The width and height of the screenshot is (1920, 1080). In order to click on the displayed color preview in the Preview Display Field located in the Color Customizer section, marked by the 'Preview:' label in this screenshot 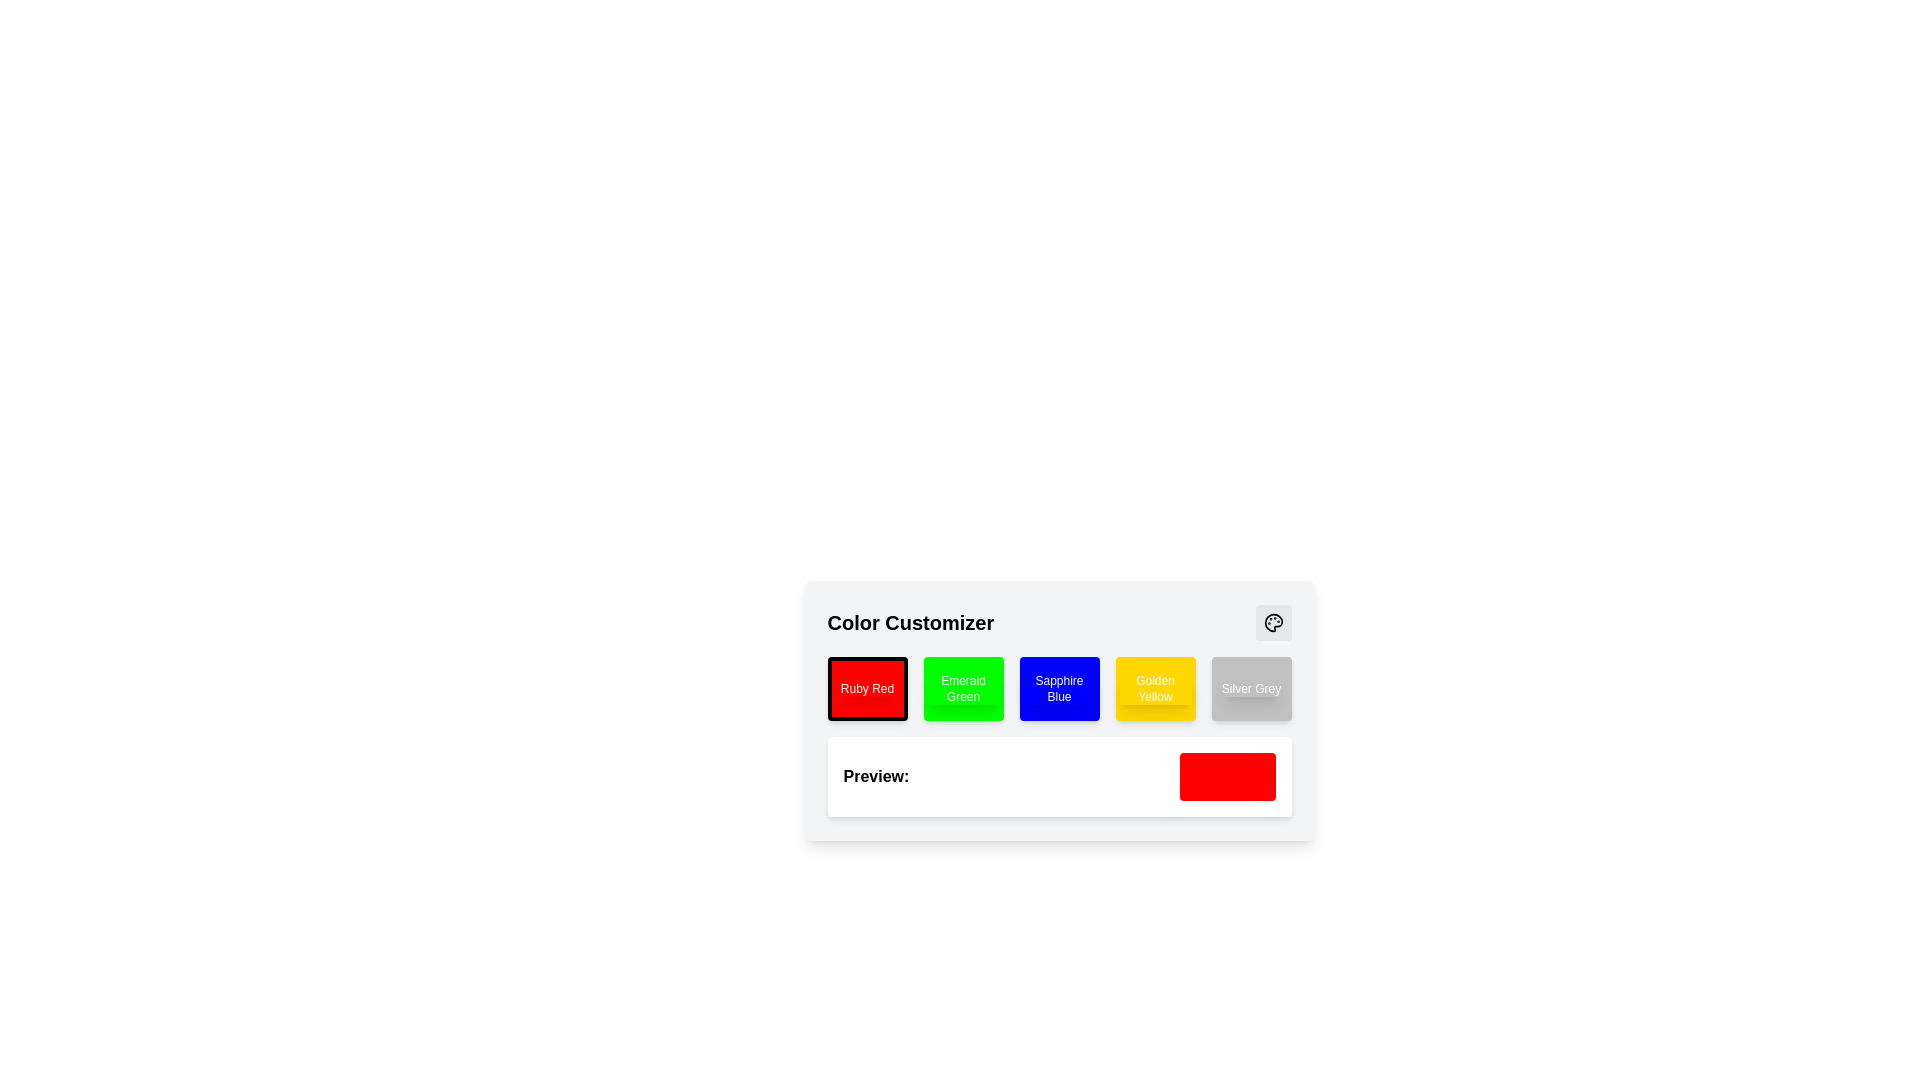, I will do `click(1058, 736)`.